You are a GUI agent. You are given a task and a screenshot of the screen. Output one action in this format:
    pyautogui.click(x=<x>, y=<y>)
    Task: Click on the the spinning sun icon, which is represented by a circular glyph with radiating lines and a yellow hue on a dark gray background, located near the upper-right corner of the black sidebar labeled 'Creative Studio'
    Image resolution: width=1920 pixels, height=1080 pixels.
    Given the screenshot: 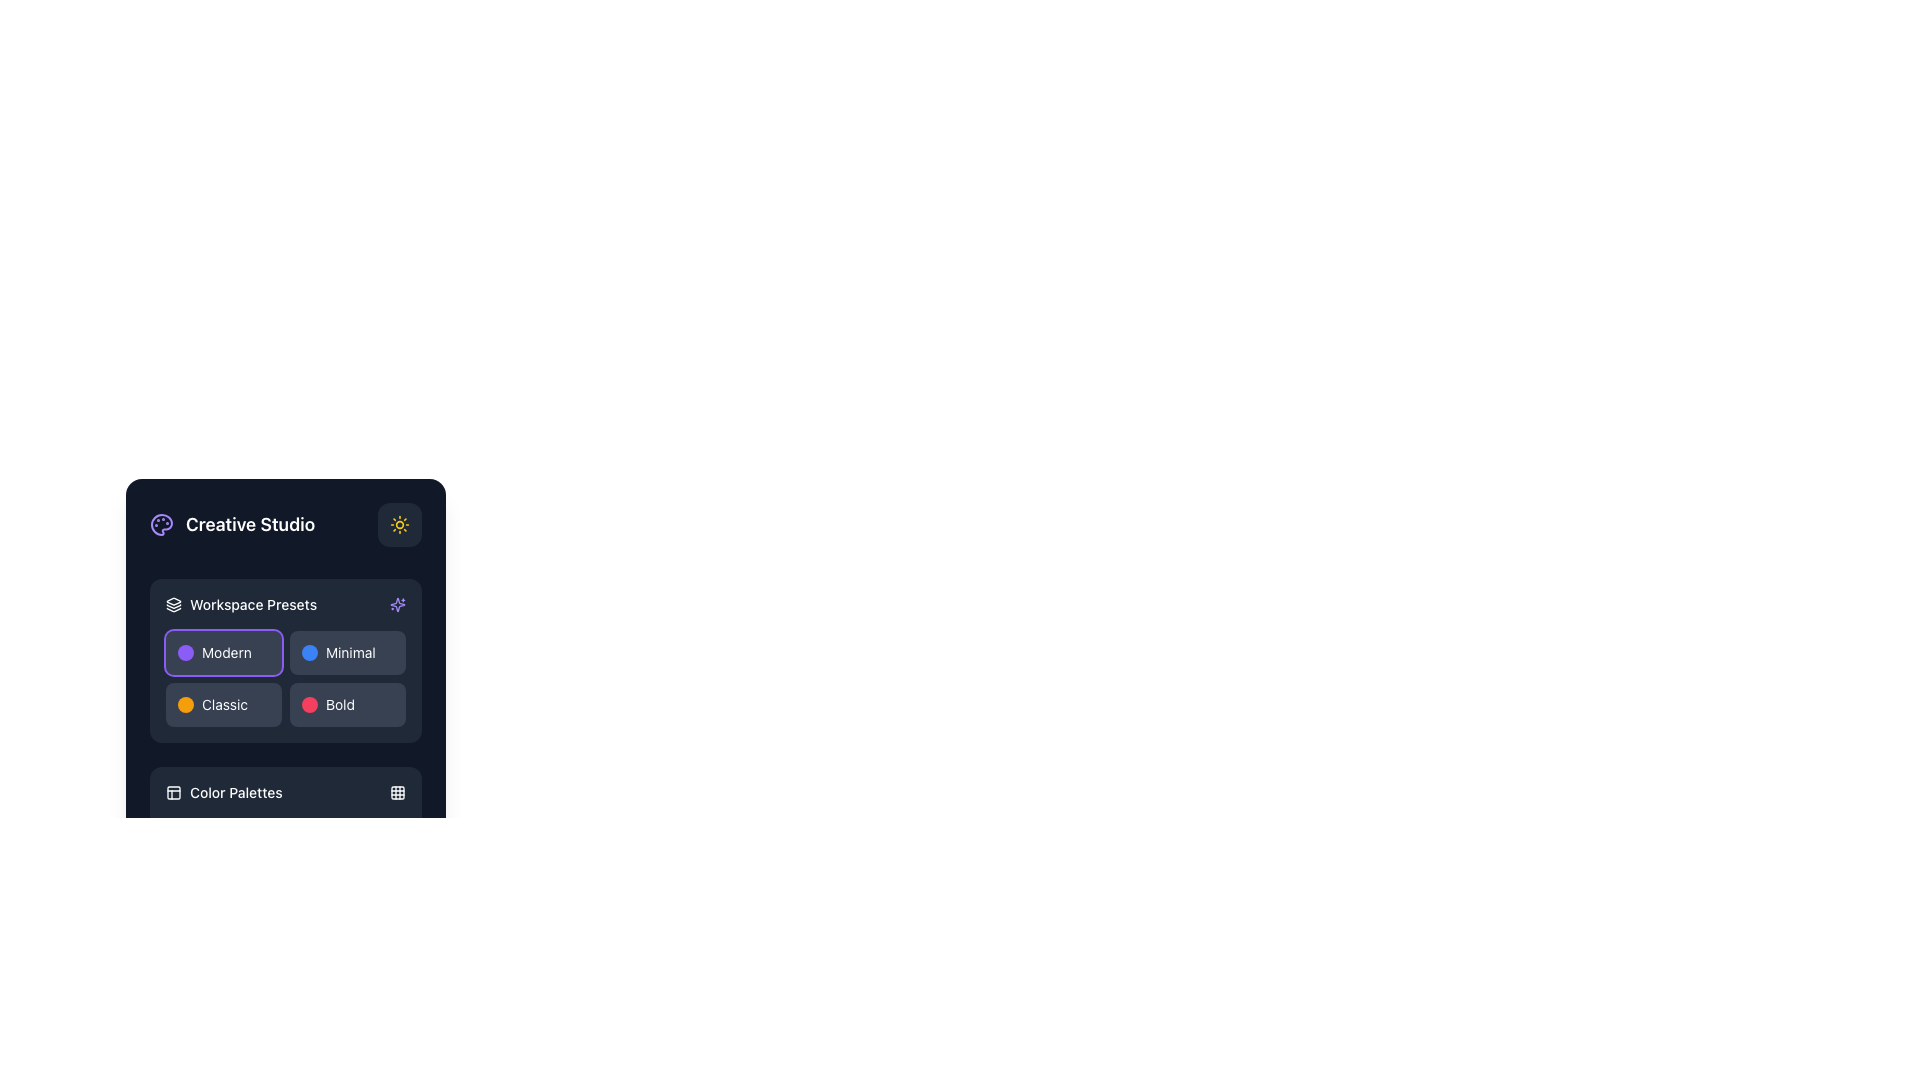 What is the action you would take?
    pyautogui.click(x=399, y=523)
    